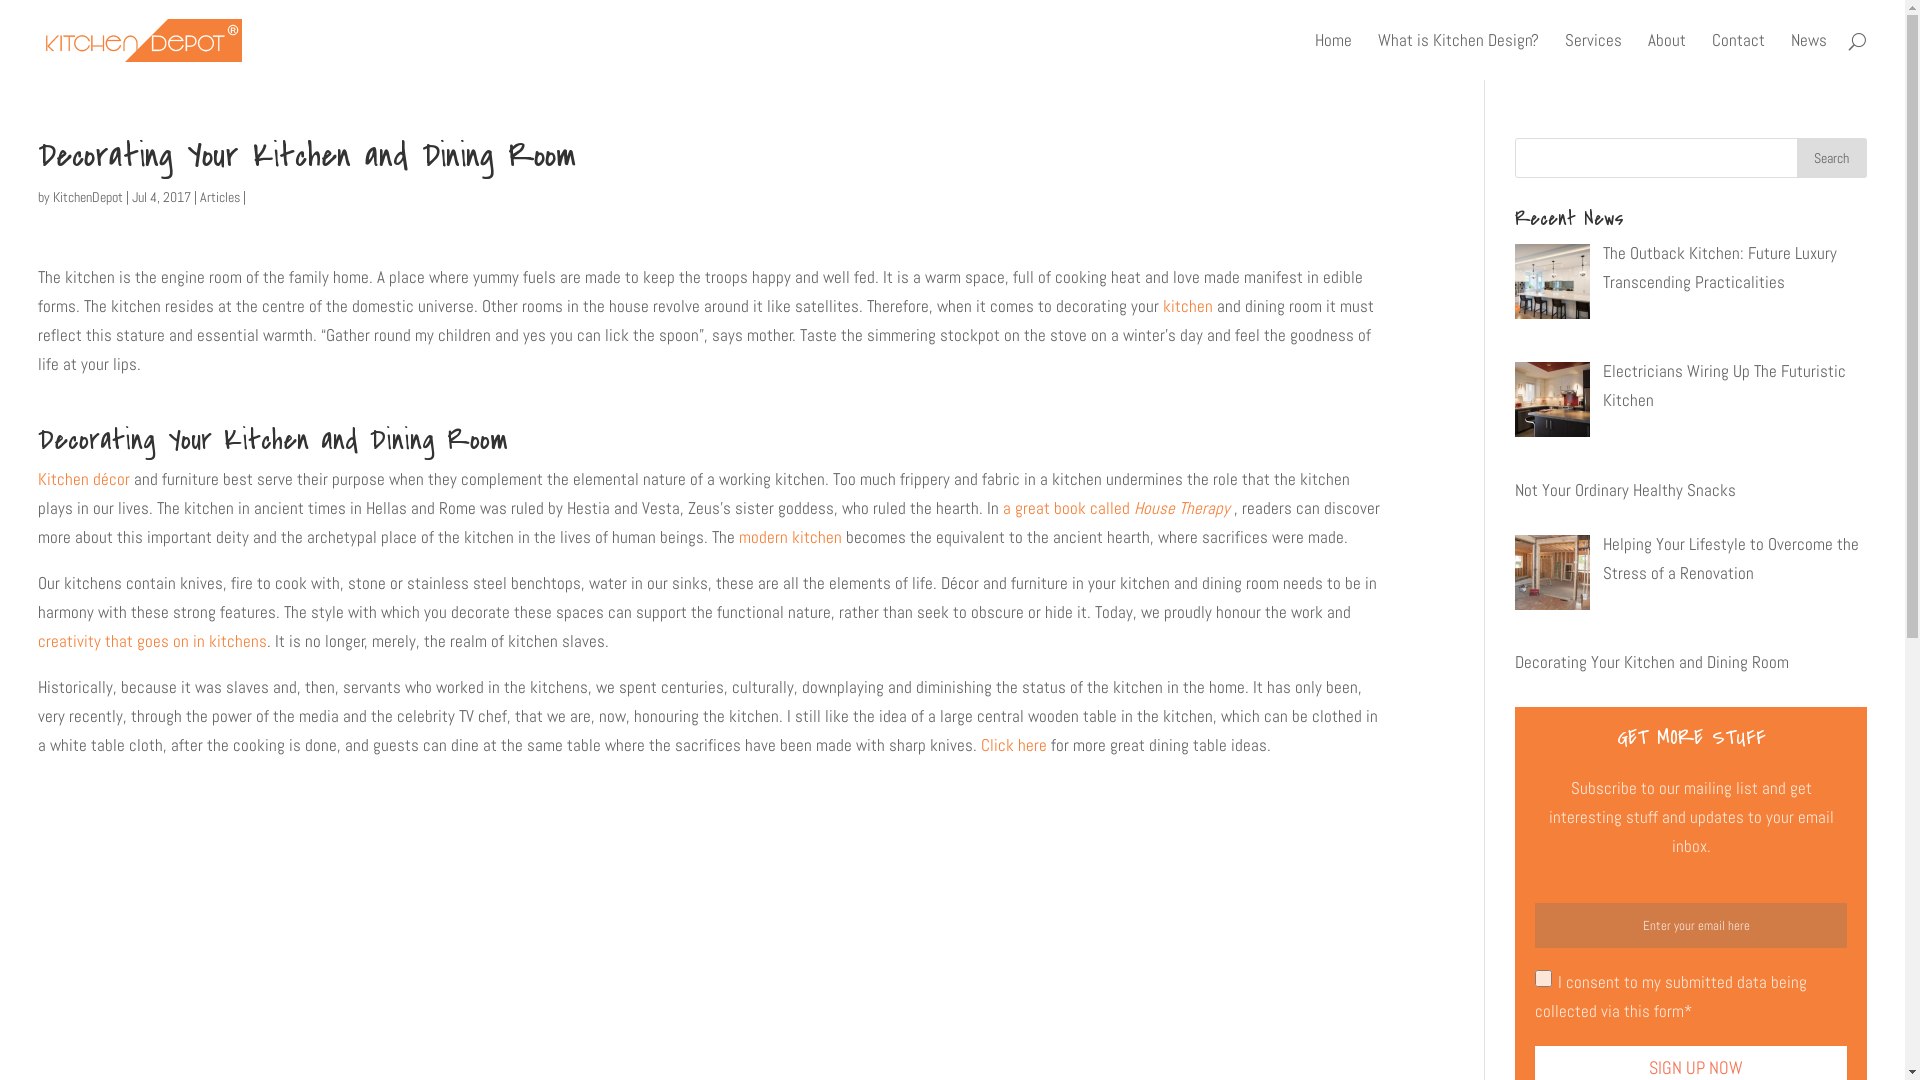  Describe the element at coordinates (980, 744) in the screenshot. I see `'Click here'` at that location.